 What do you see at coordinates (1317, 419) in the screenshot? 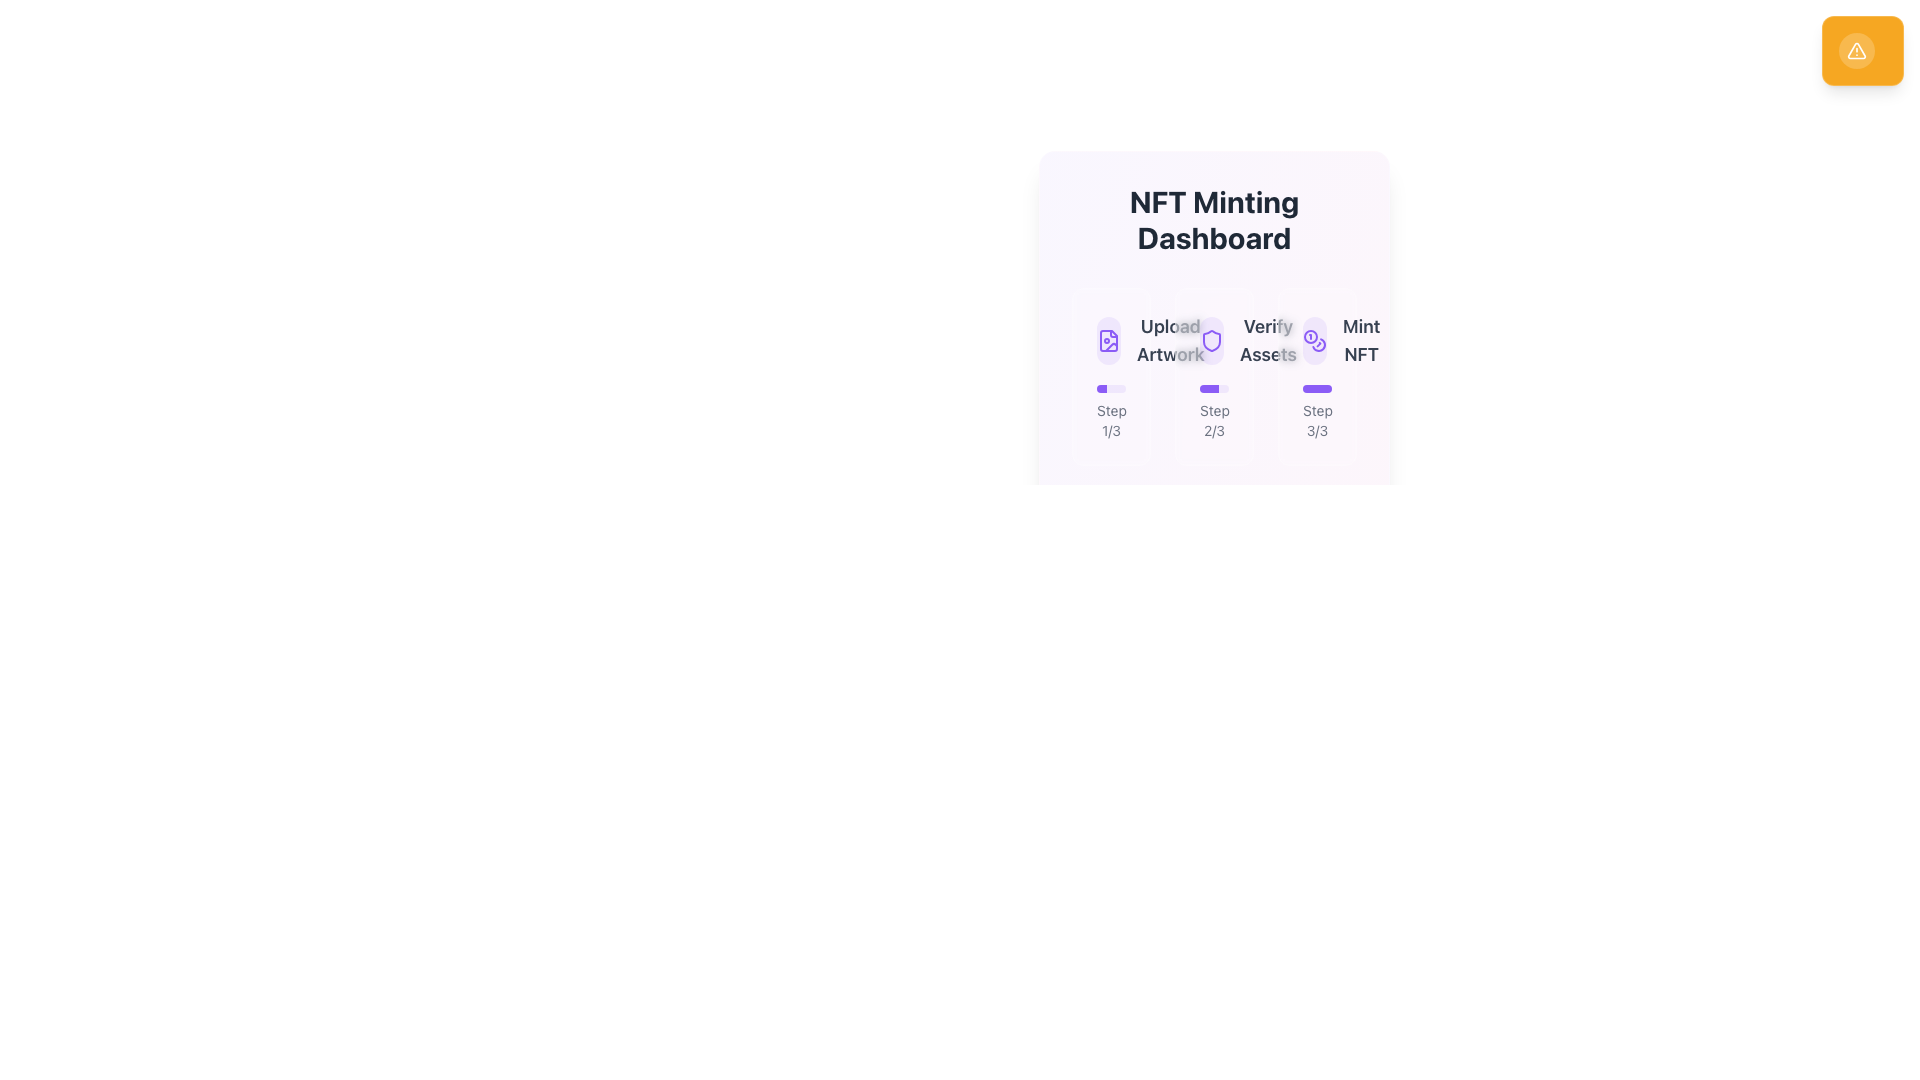
I see `text label that displays 'Step 3/3', which is positioned below the progress bar in the 'Mint NFT' section` at bounding box center [1317, 419].